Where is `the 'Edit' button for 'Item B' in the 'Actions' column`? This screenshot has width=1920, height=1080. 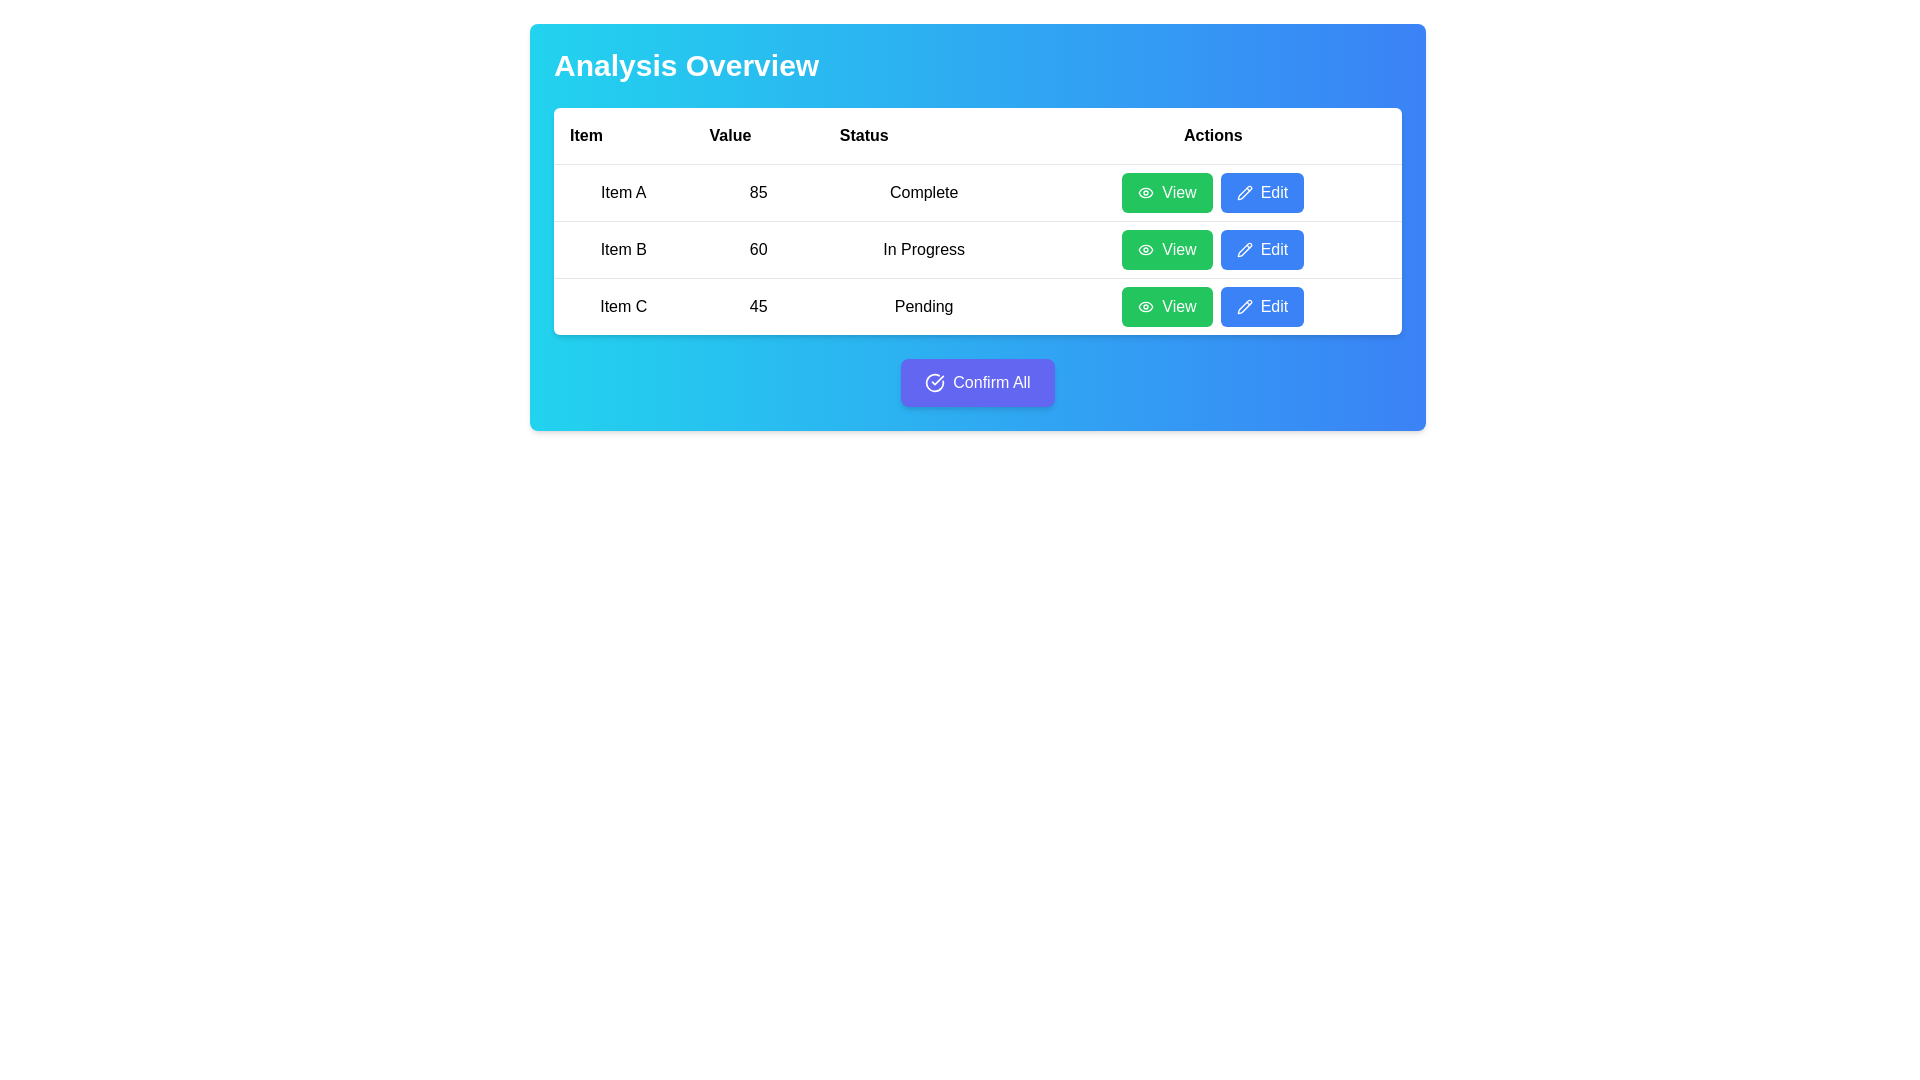 the 'Edit' button for 'Item B' in the 'Actions' column is located at coordinates (1261, 249).